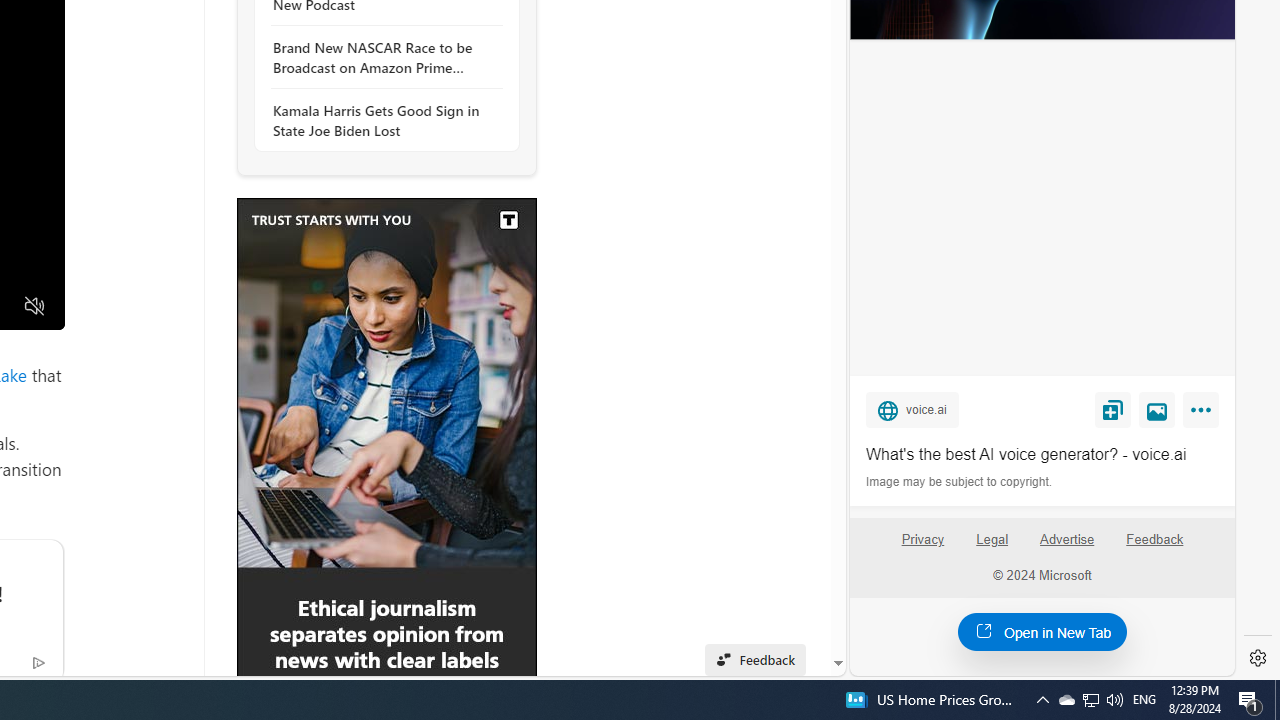  I want to click on 'Advertise', so click(1065, 538).